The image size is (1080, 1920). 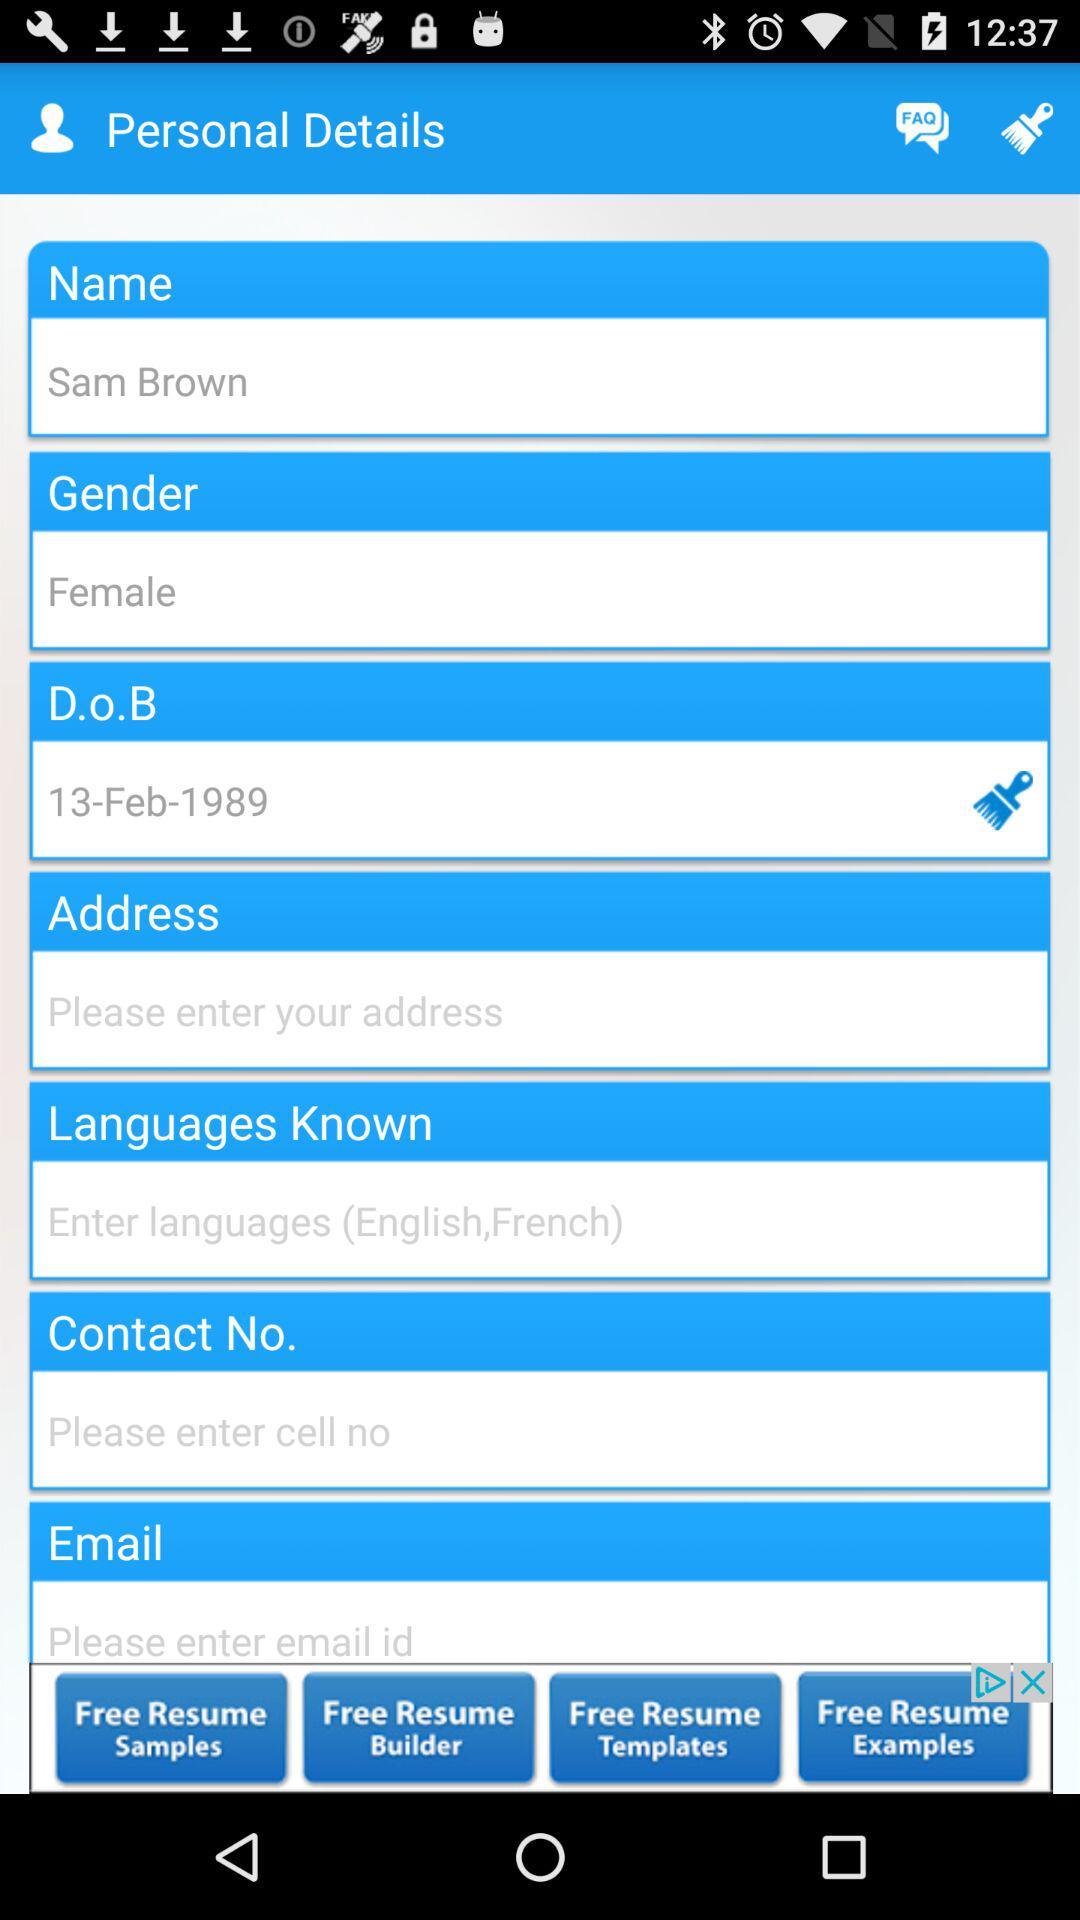 I want to click on the label icon, so click(x=1027, y=136).